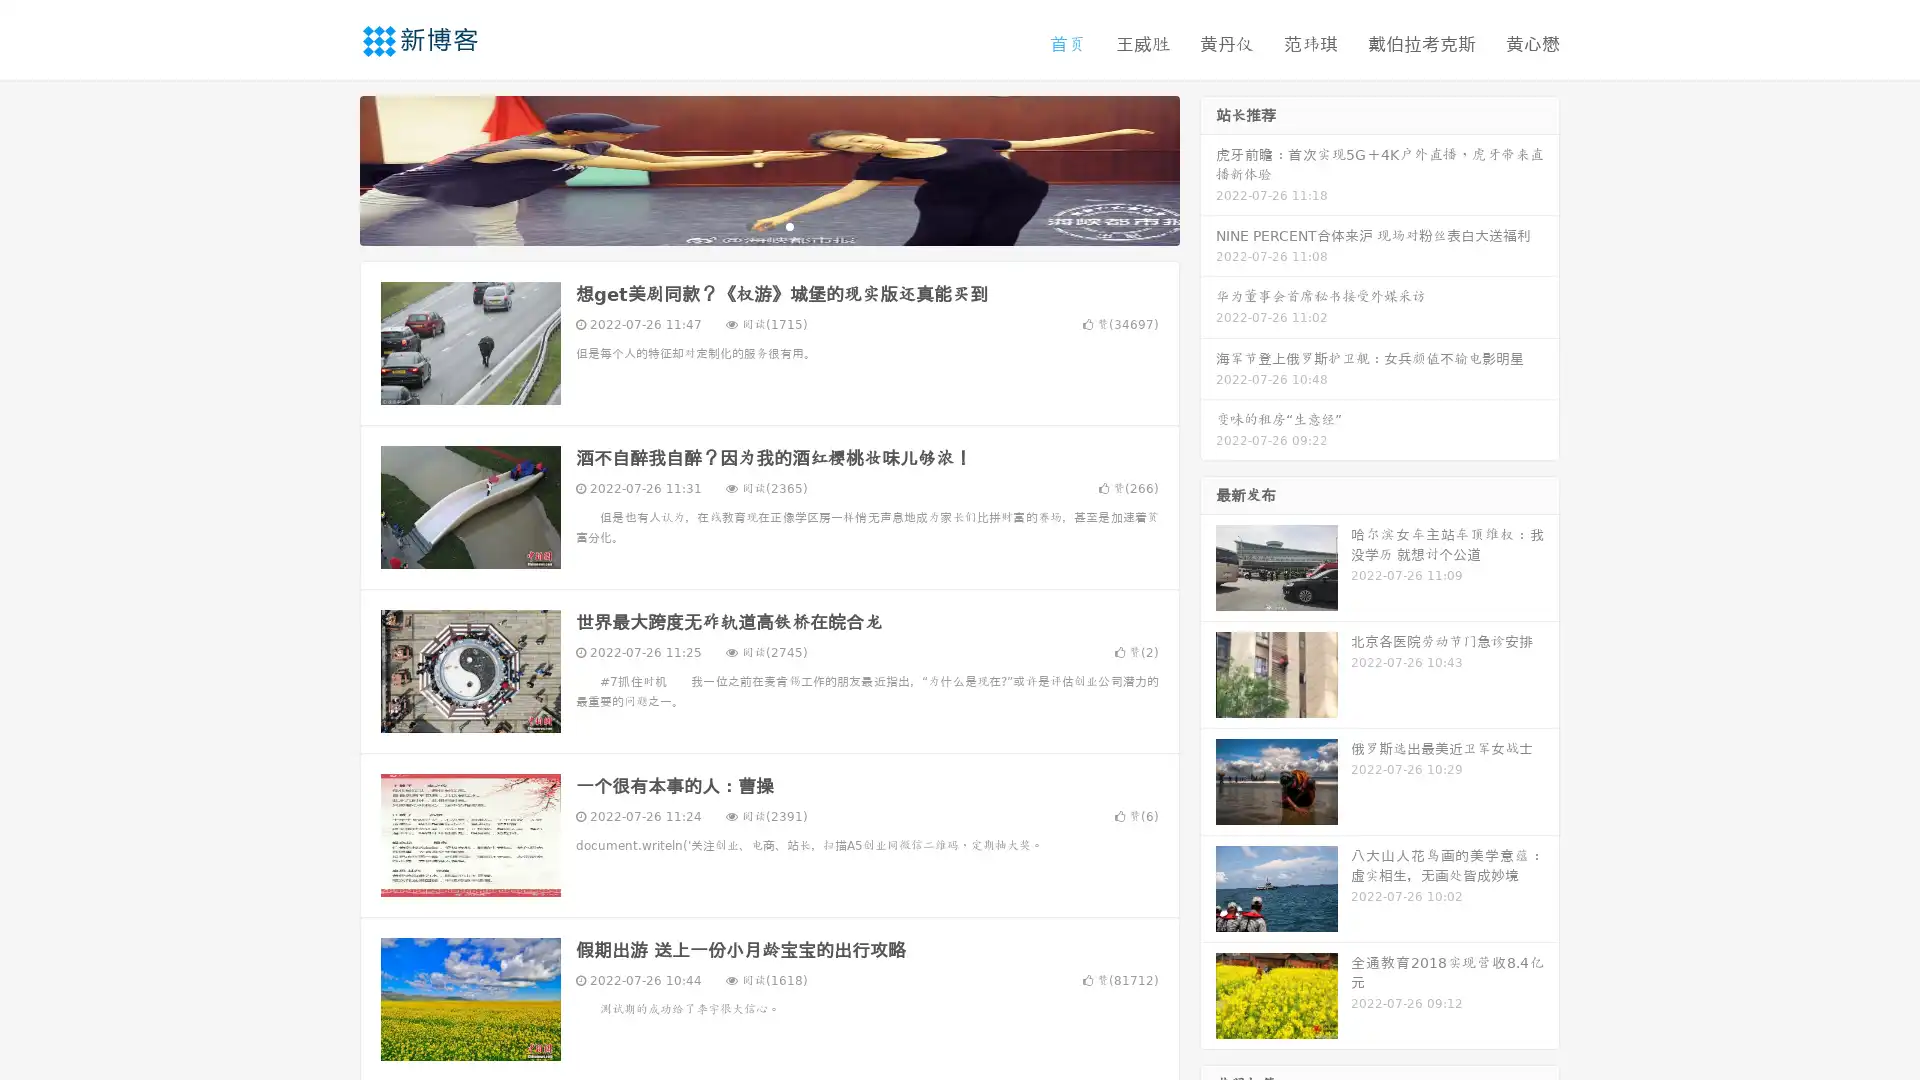  What do you see at coordinates (789, 225) in the screenshot?
I see `Go to slide 3` at bounding box center [789, 225].